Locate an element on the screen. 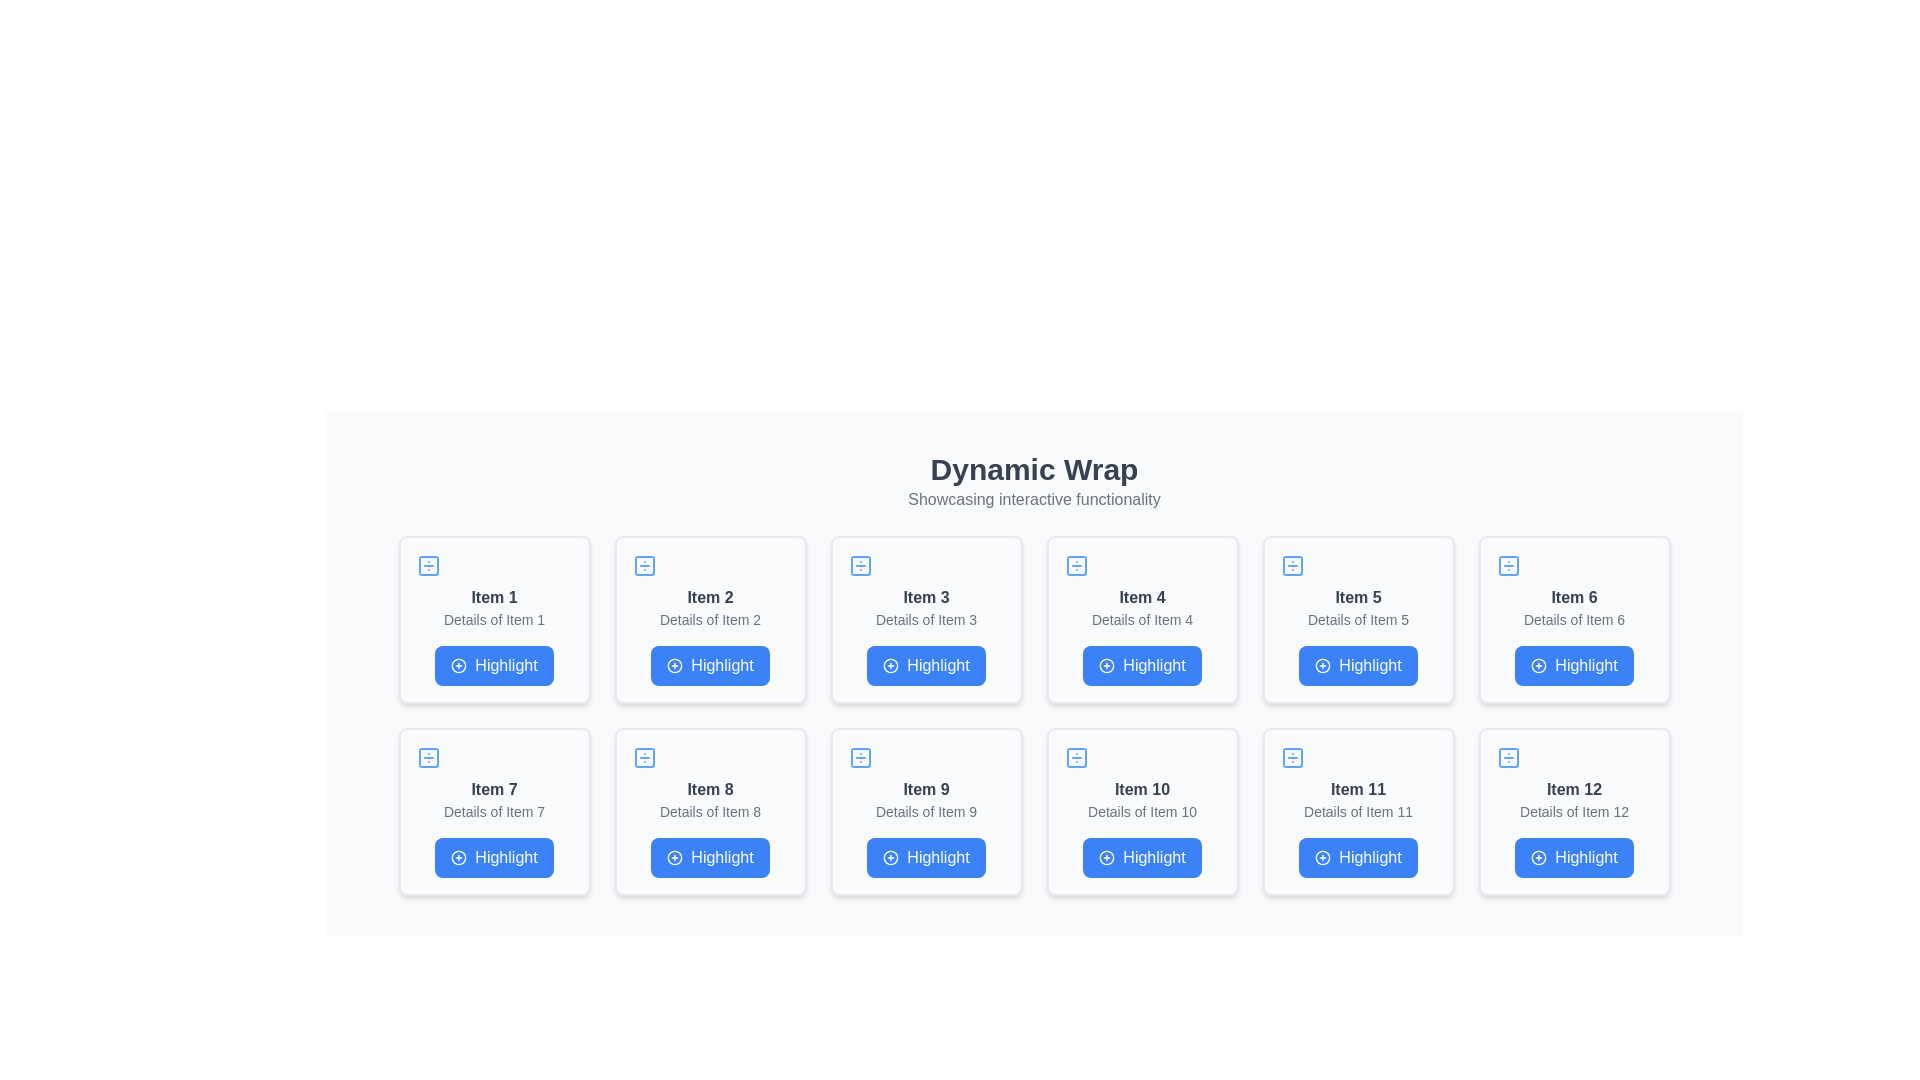 This screenshot has width=1920, height=1080. the SVG icon of type 'circle-plus' located within the 'Highlight' button under the 'Item 10' card is located at coordinates (1106, 856).